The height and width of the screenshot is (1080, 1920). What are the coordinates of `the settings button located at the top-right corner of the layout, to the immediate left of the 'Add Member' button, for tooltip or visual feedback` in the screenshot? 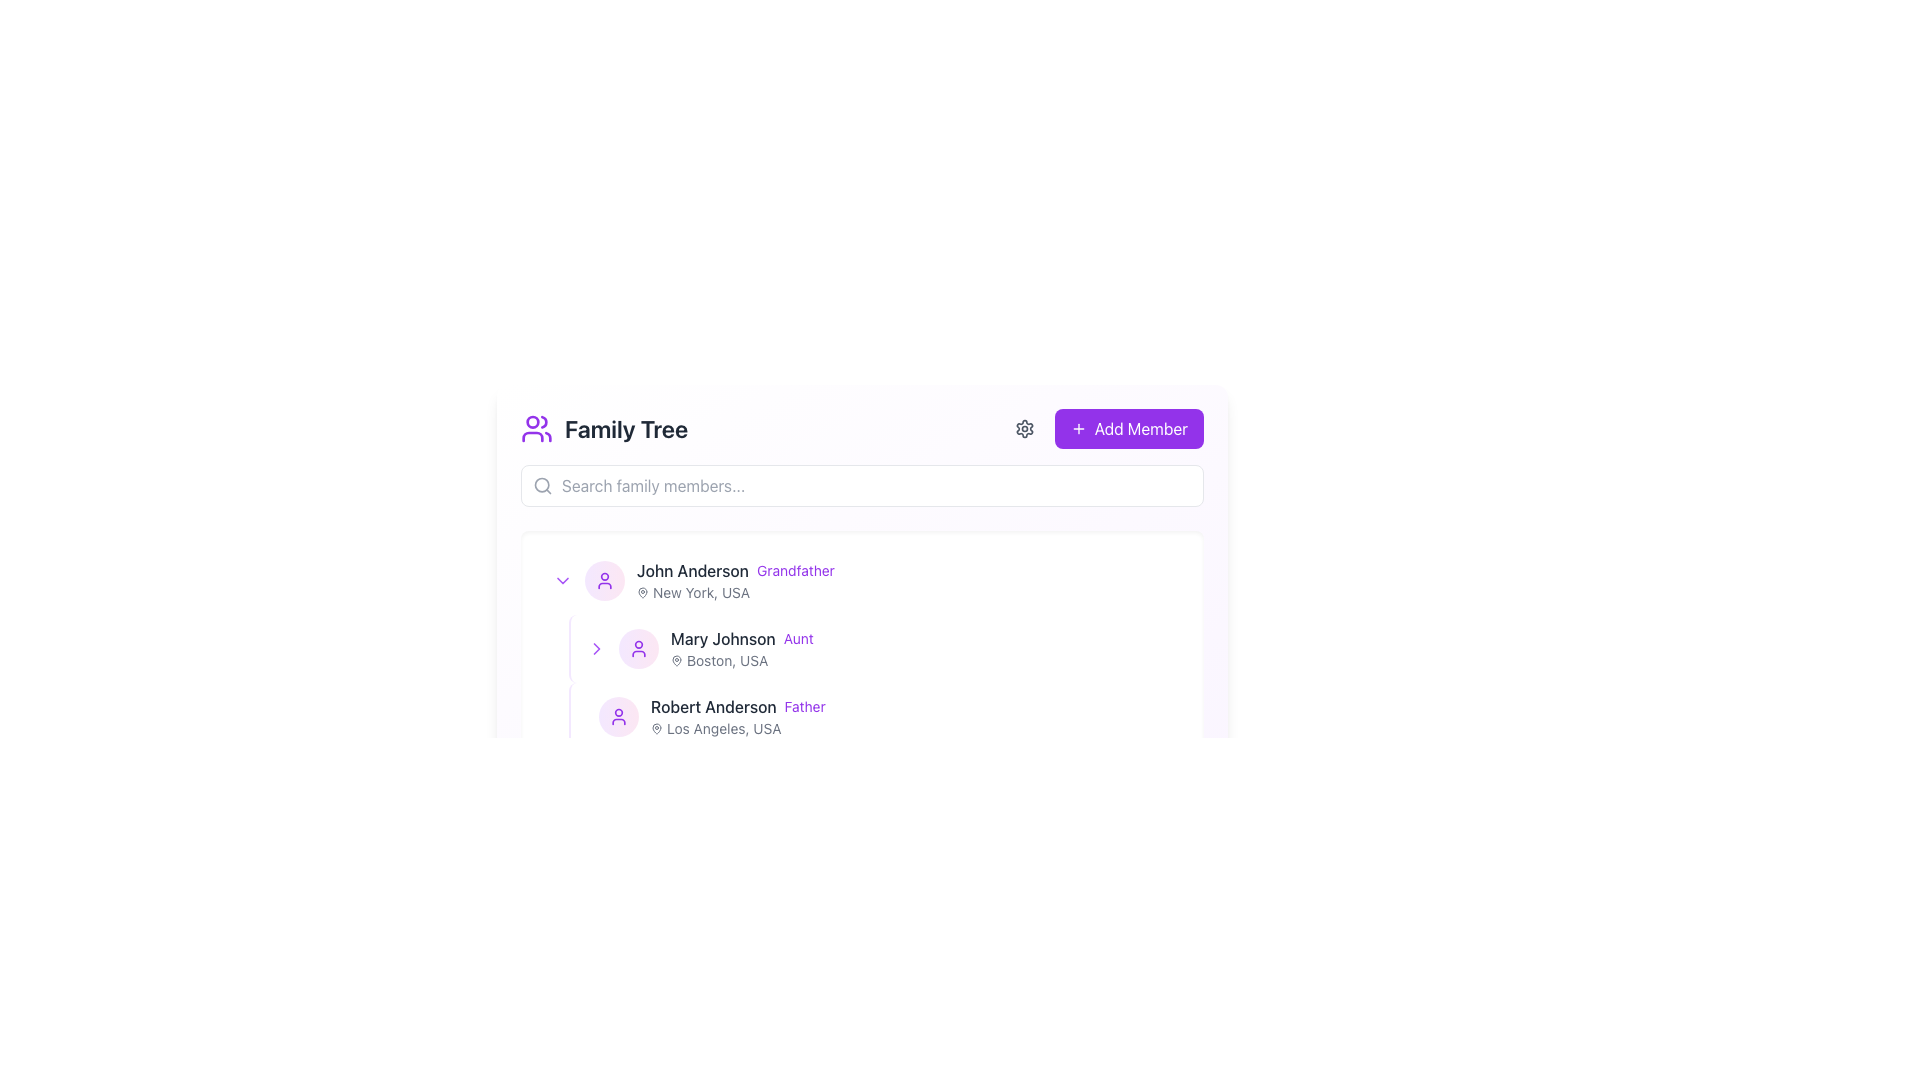 It's located at (1024, 427).